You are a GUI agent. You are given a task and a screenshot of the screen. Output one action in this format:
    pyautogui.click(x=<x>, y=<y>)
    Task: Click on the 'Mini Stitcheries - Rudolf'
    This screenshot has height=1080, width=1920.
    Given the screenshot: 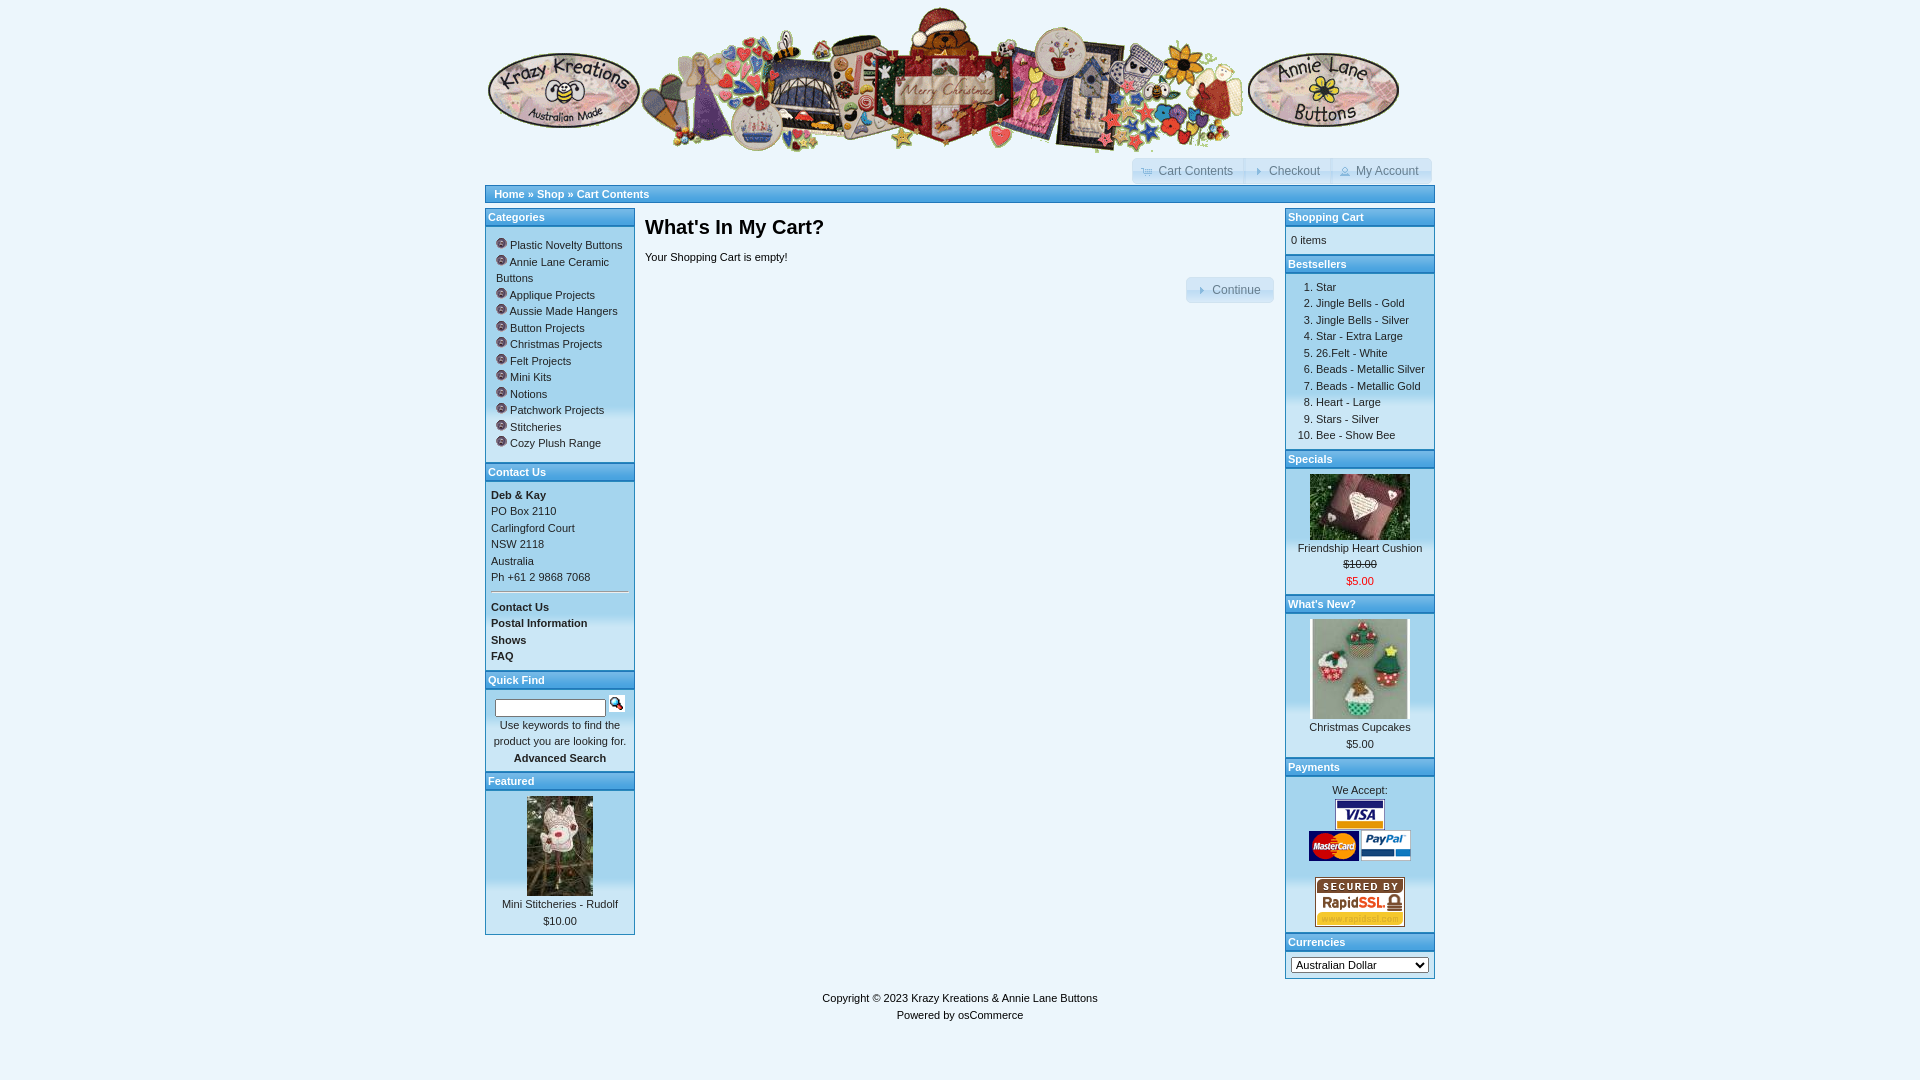 What is the action you would take?
    pyautogui.click(x=502, y=903)
    